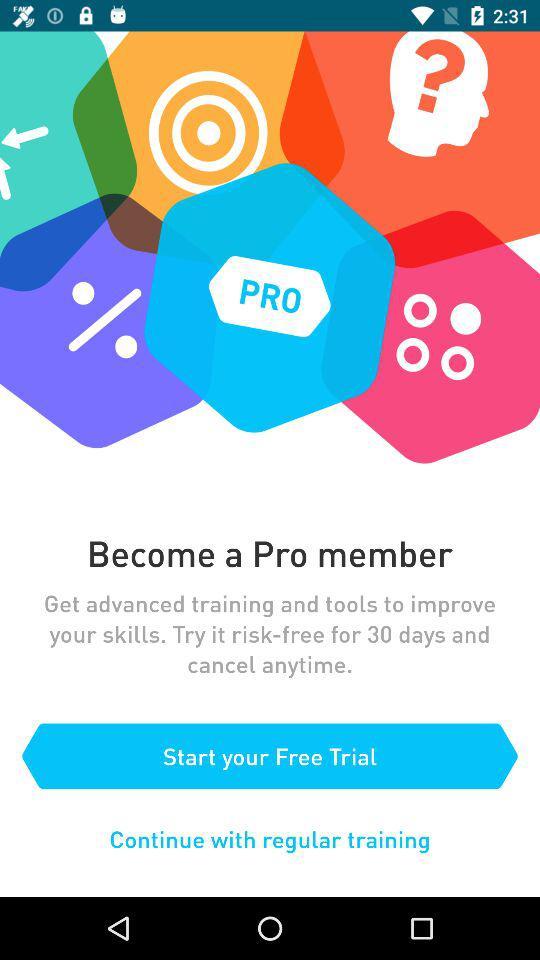  I want to click on the continue with regular item, so click(270, 839).